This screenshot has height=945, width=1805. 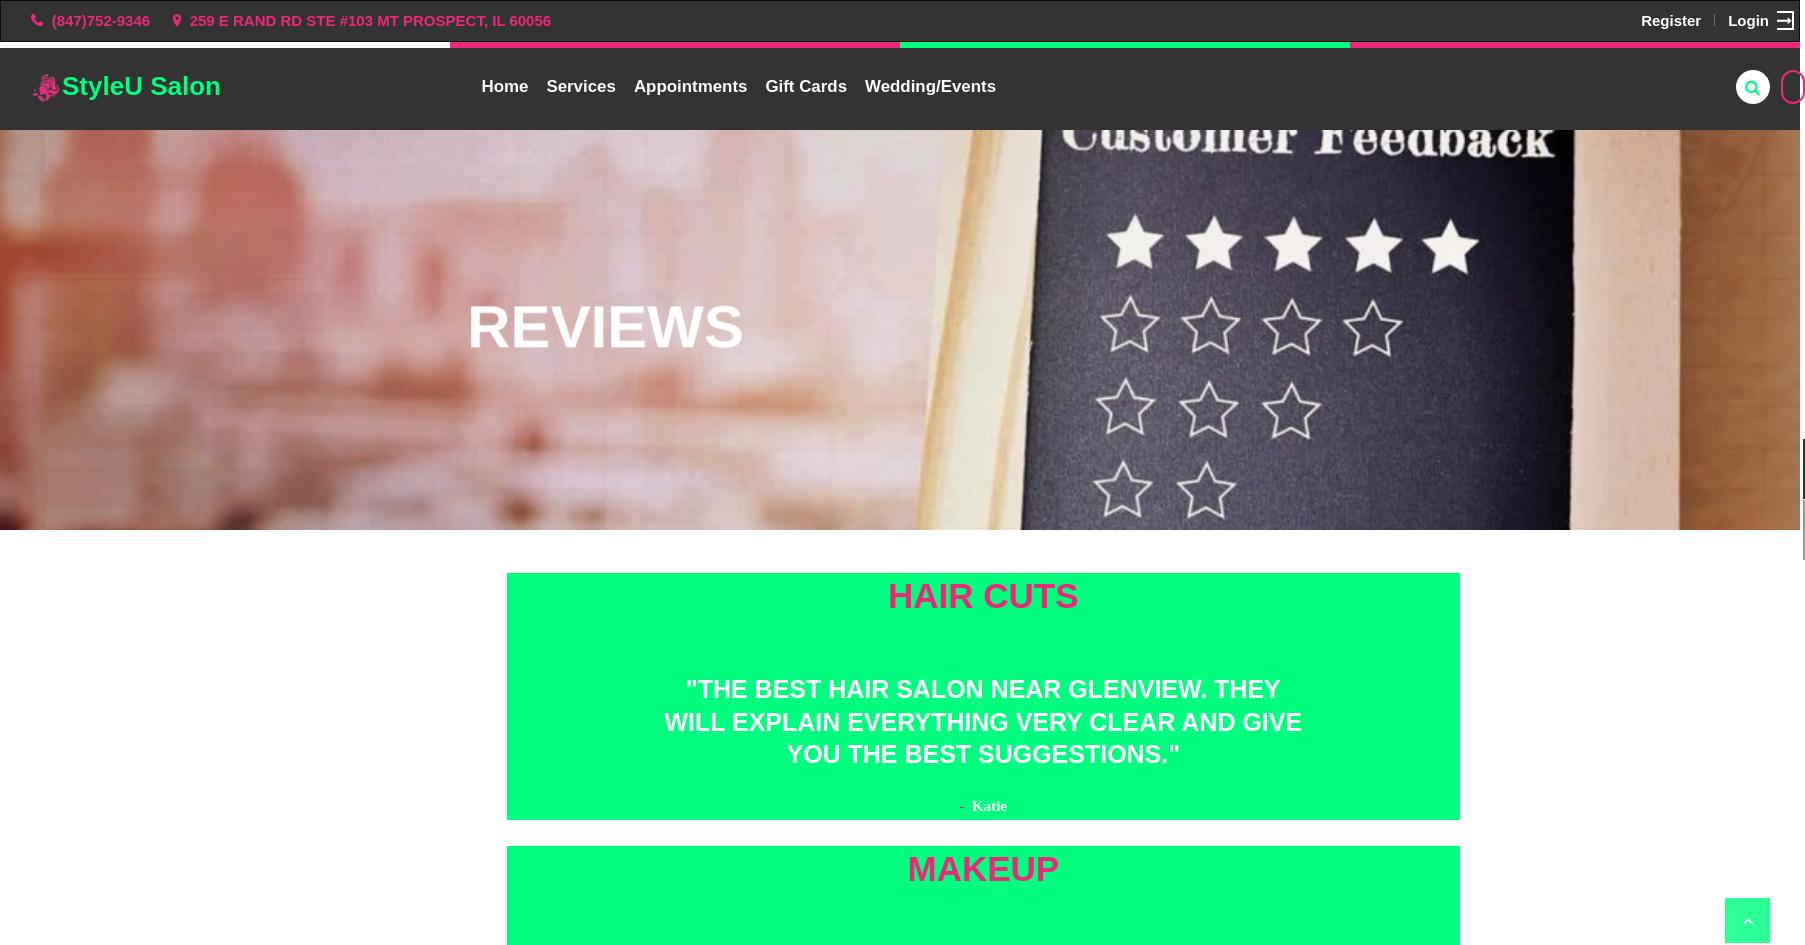 I want to click on 'Login', so click(x=1748, y=19).